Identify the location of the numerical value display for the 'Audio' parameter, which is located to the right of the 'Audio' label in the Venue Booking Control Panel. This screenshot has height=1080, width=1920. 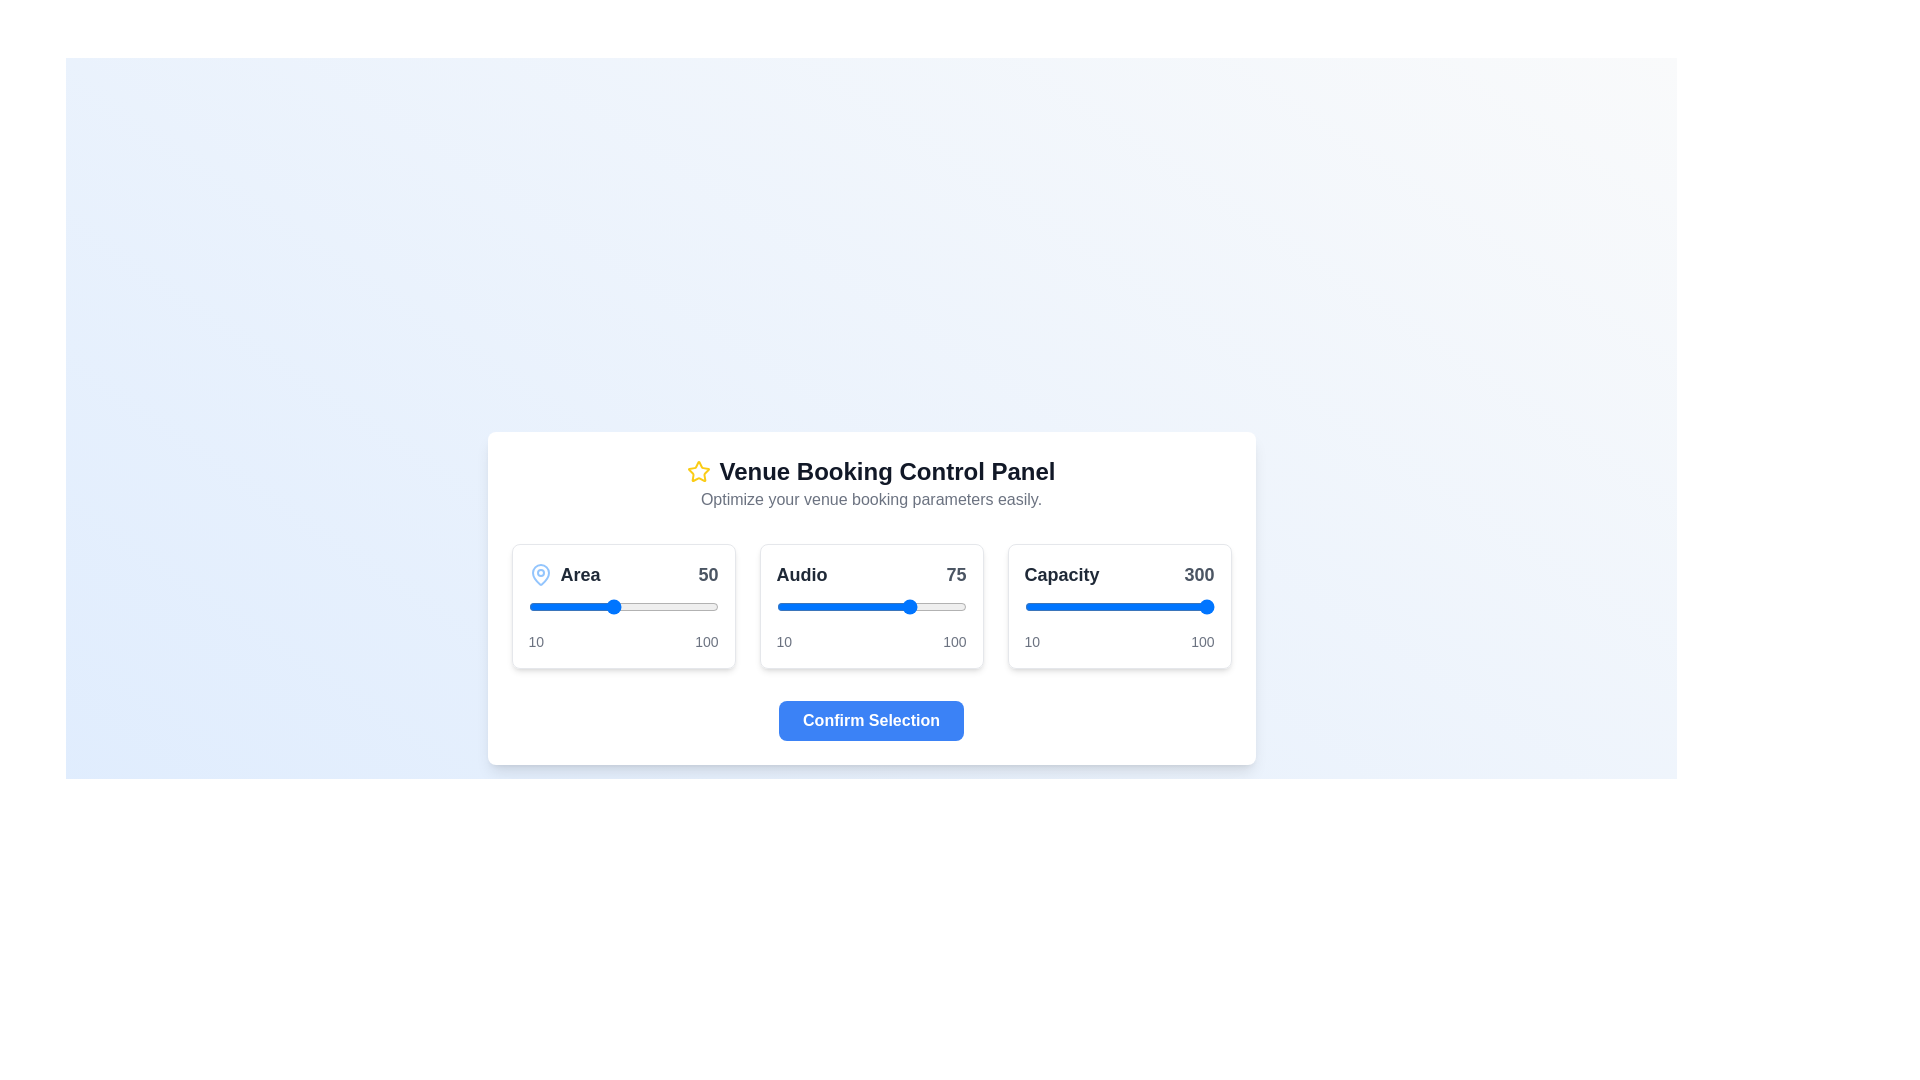
(955, 574).